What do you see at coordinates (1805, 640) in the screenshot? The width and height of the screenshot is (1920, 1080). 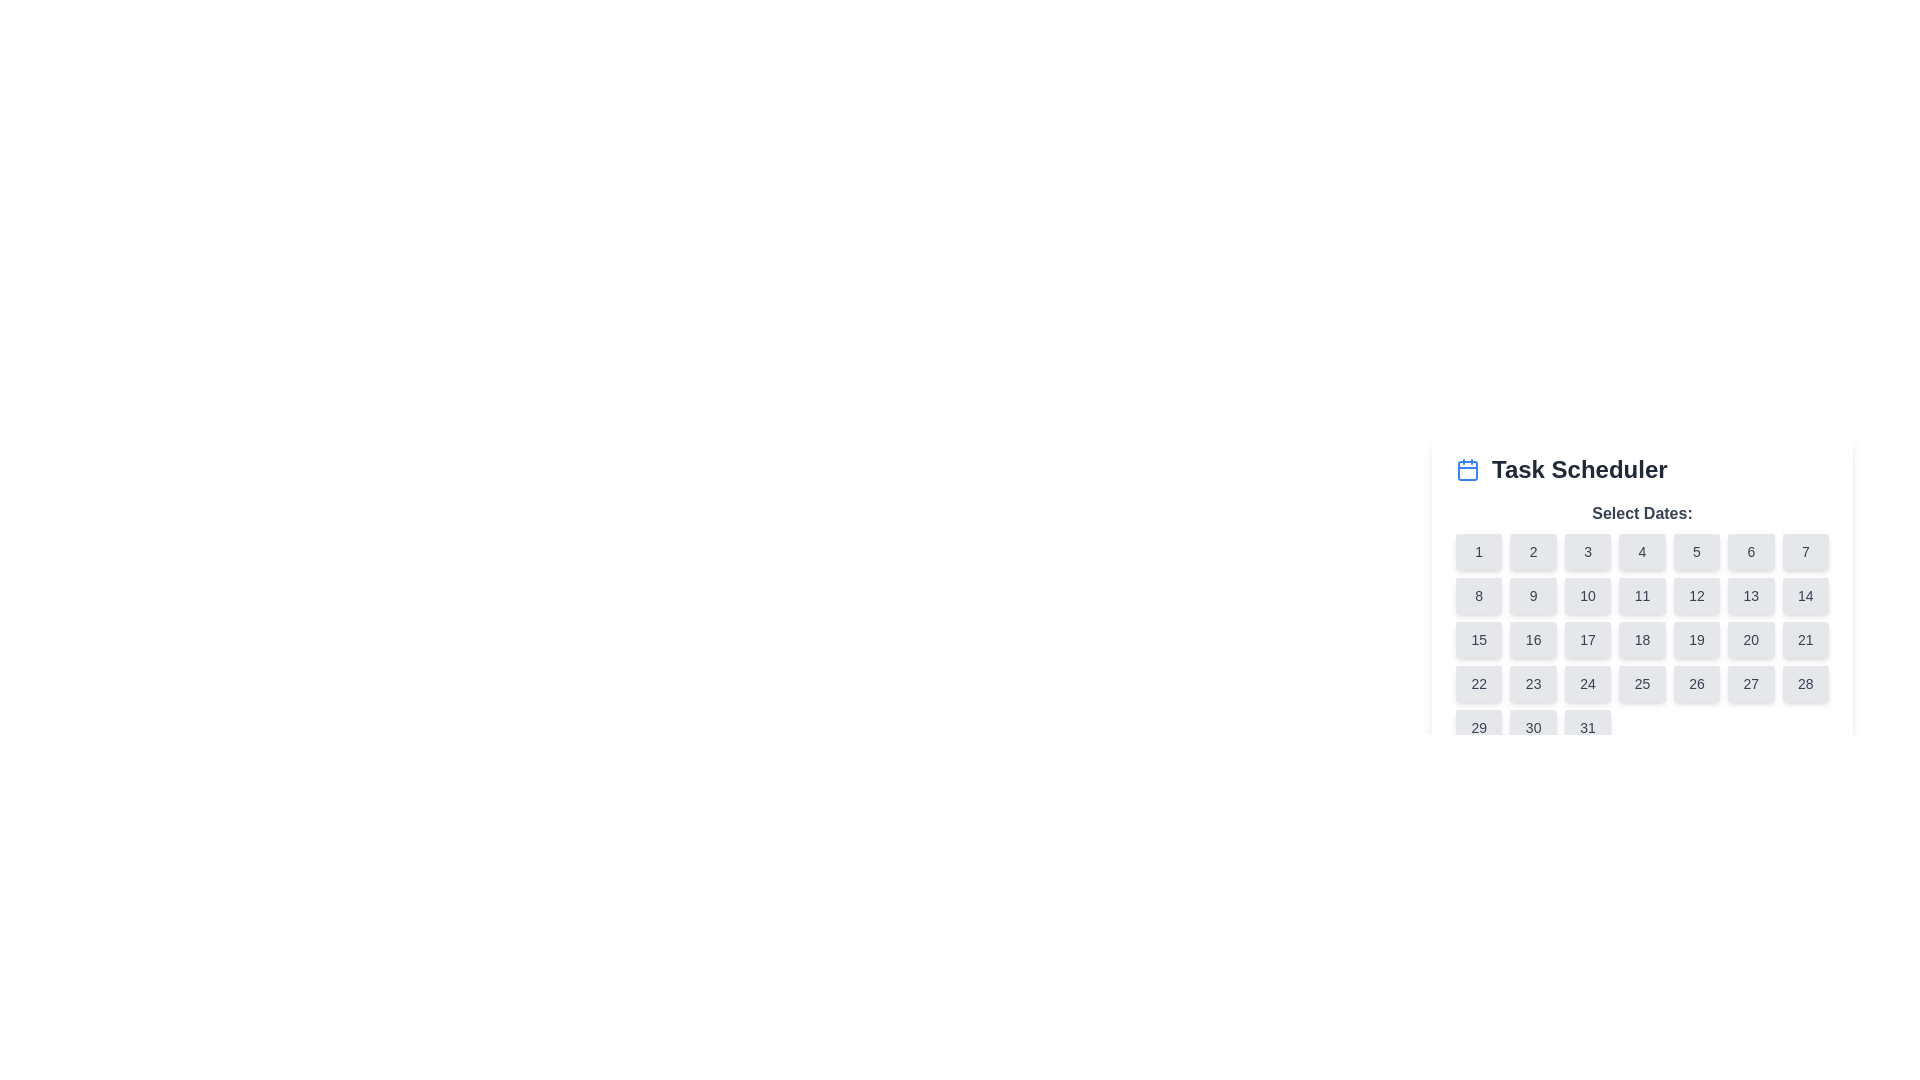 I see `the button for selecting the date '21' located in the bottom-right area of a grid layout, specifically in the seventh column of the third row` at bounding box center [1805, 640].